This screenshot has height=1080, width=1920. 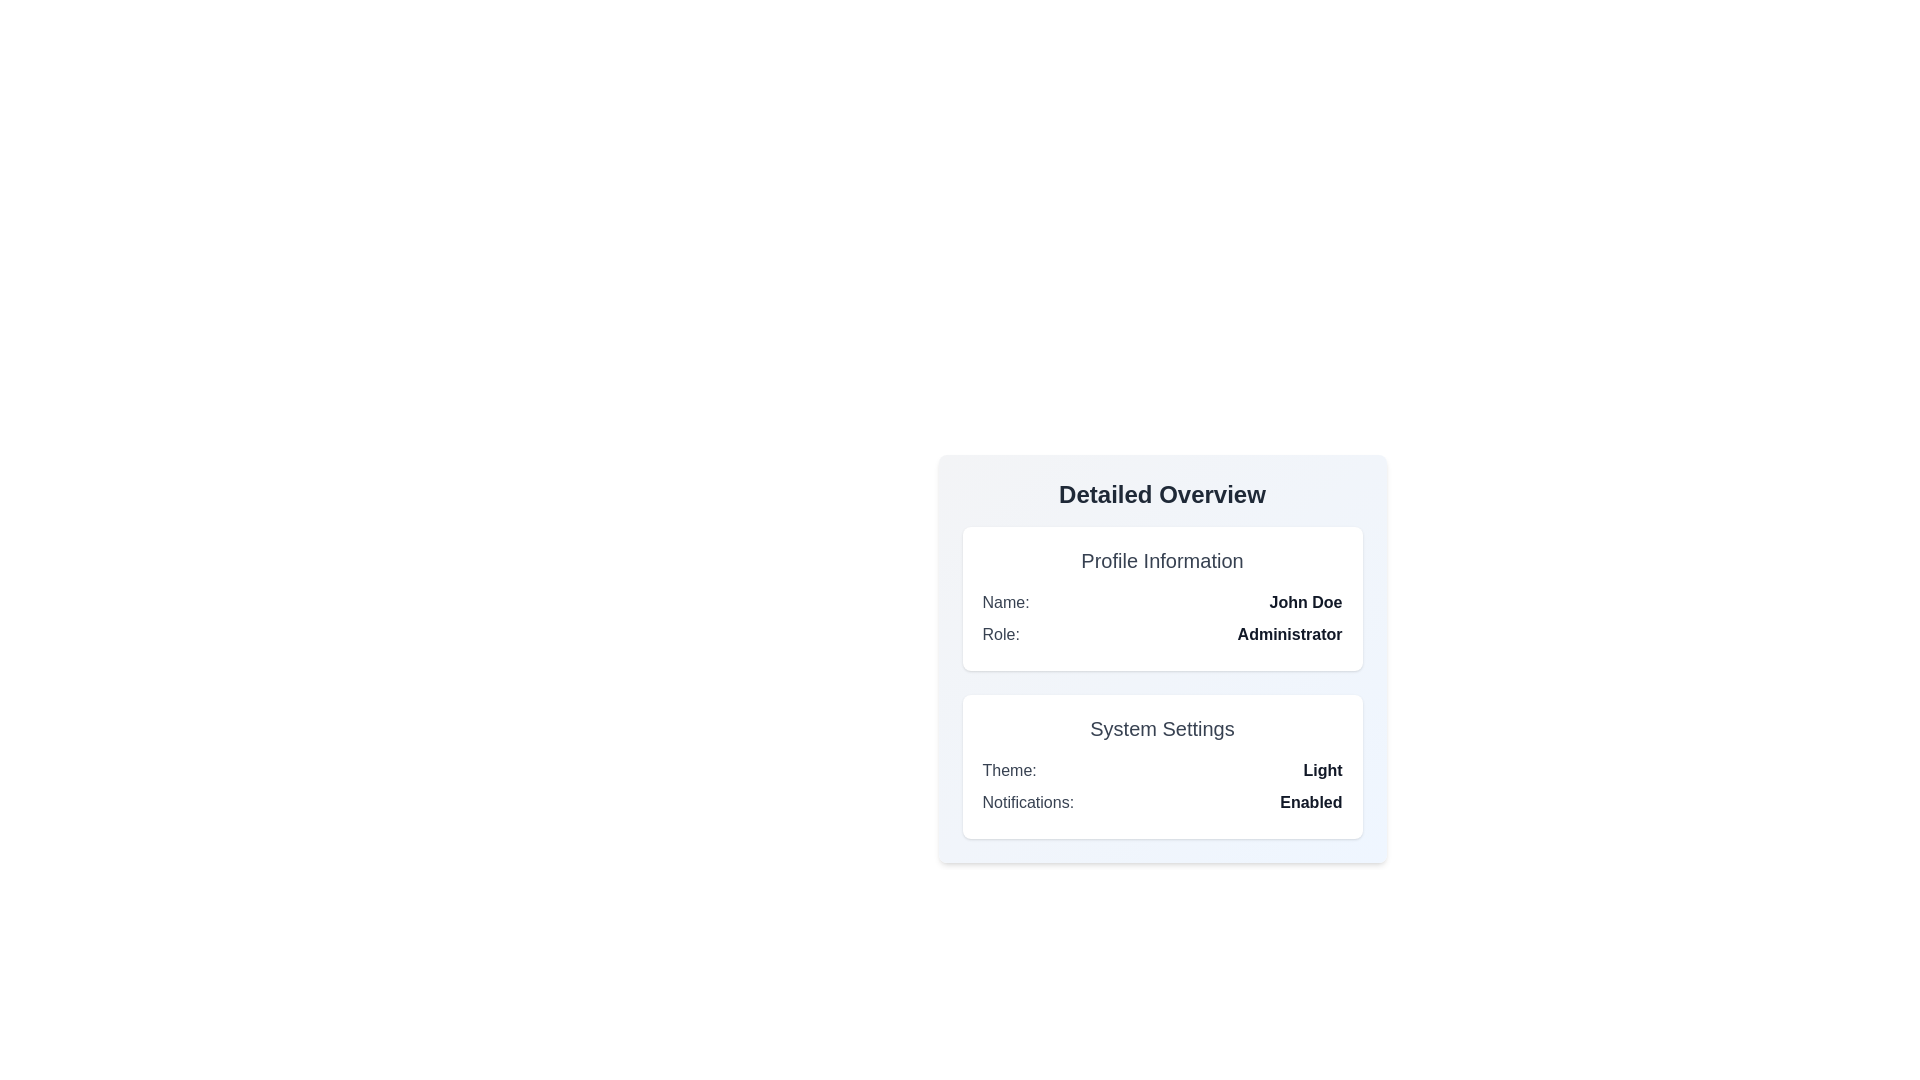 I want to click on displayed content of the Information box, which summarizes user profile information including the user's name and role, located near the top-center of the layout section titled 'Detailed Overview', so click(x=1162, y=597).